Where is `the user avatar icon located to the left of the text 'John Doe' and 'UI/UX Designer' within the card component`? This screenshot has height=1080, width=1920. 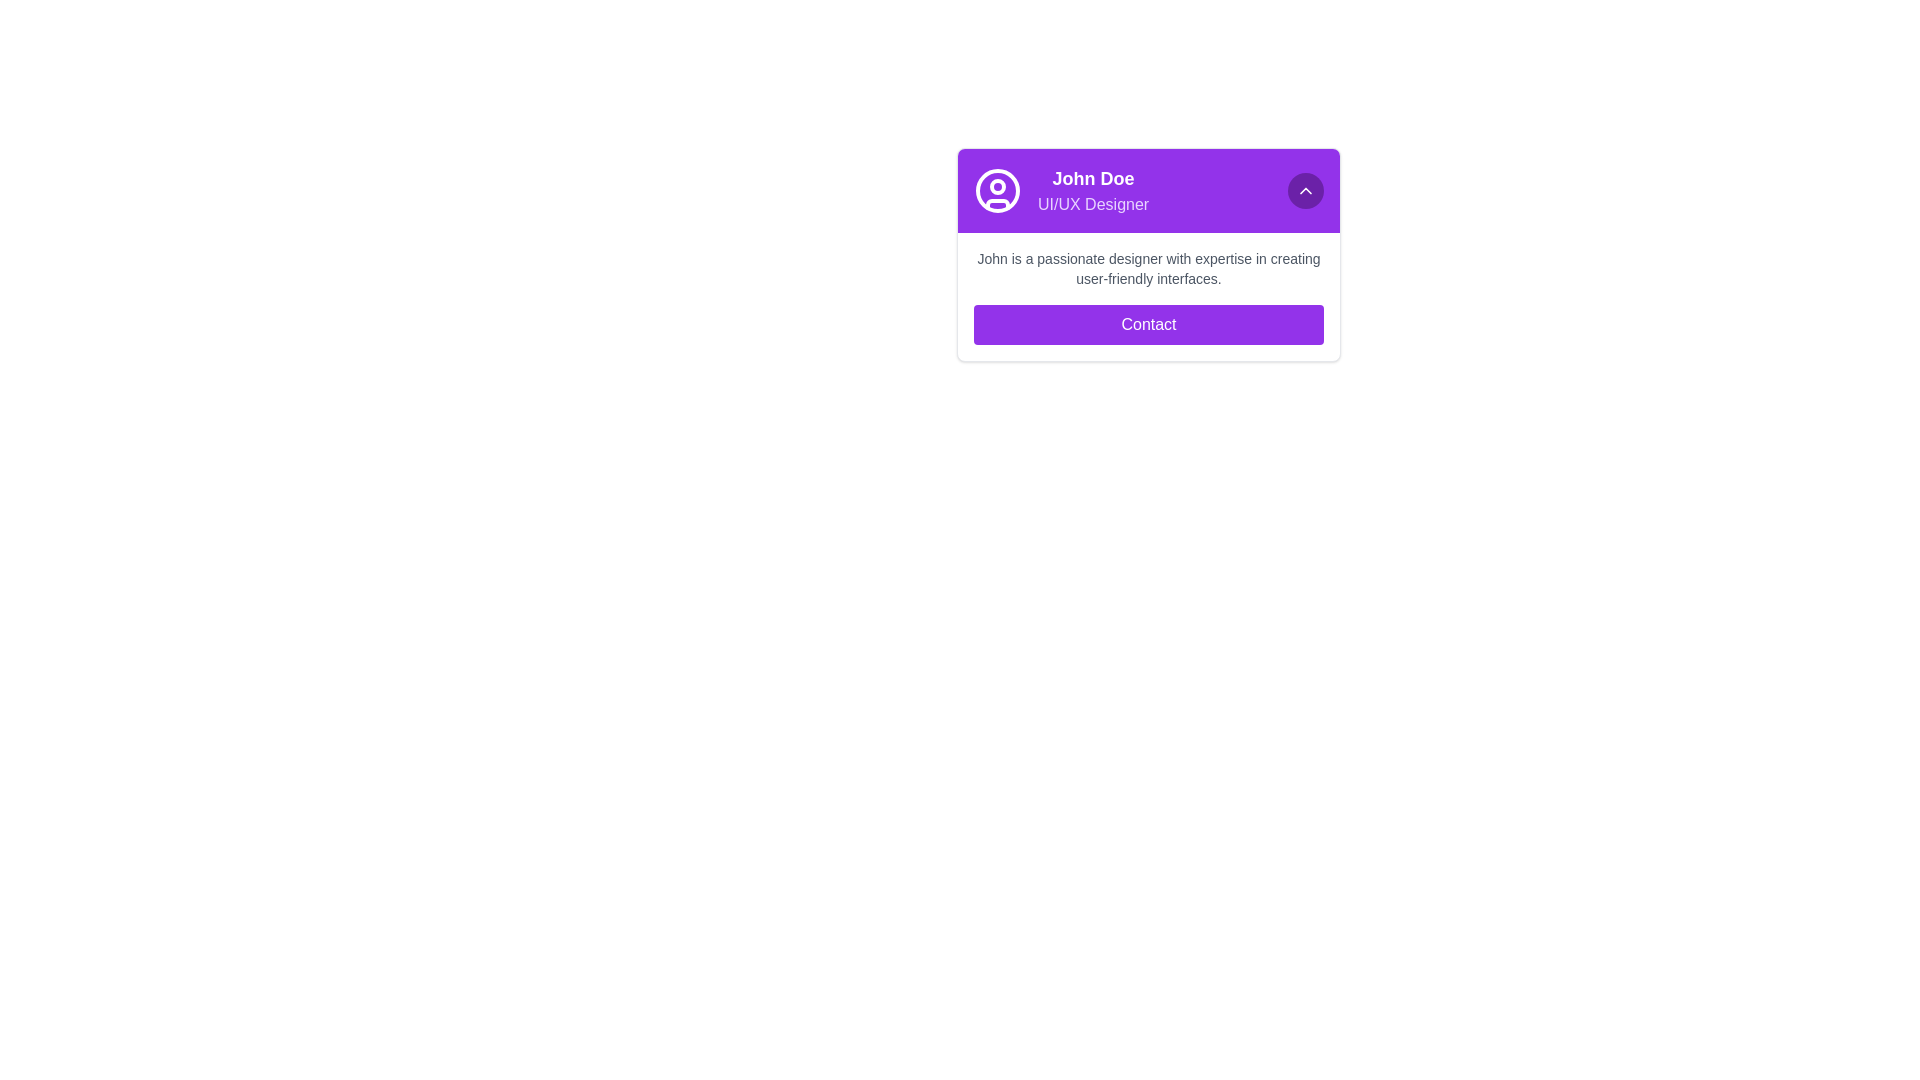 the user avatar icon located to the left of the text 'John Doe' and 'UI/UX Designer' within the card component is located at coordinates (998, 191).